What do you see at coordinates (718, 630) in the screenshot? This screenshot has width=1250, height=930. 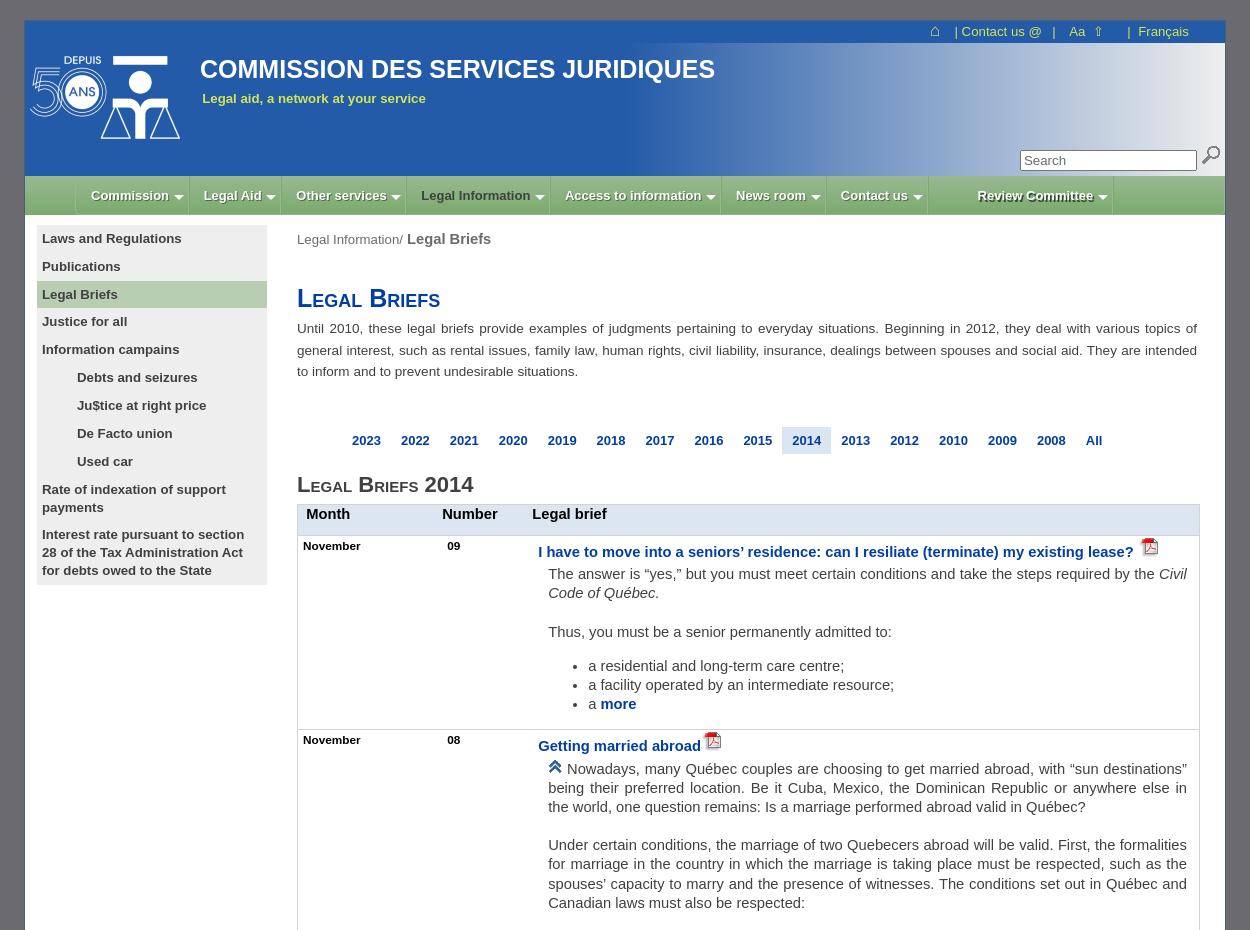 I see `'Thus, you must be a senior permanently admitted to:'` at bounding box center [718, 630].